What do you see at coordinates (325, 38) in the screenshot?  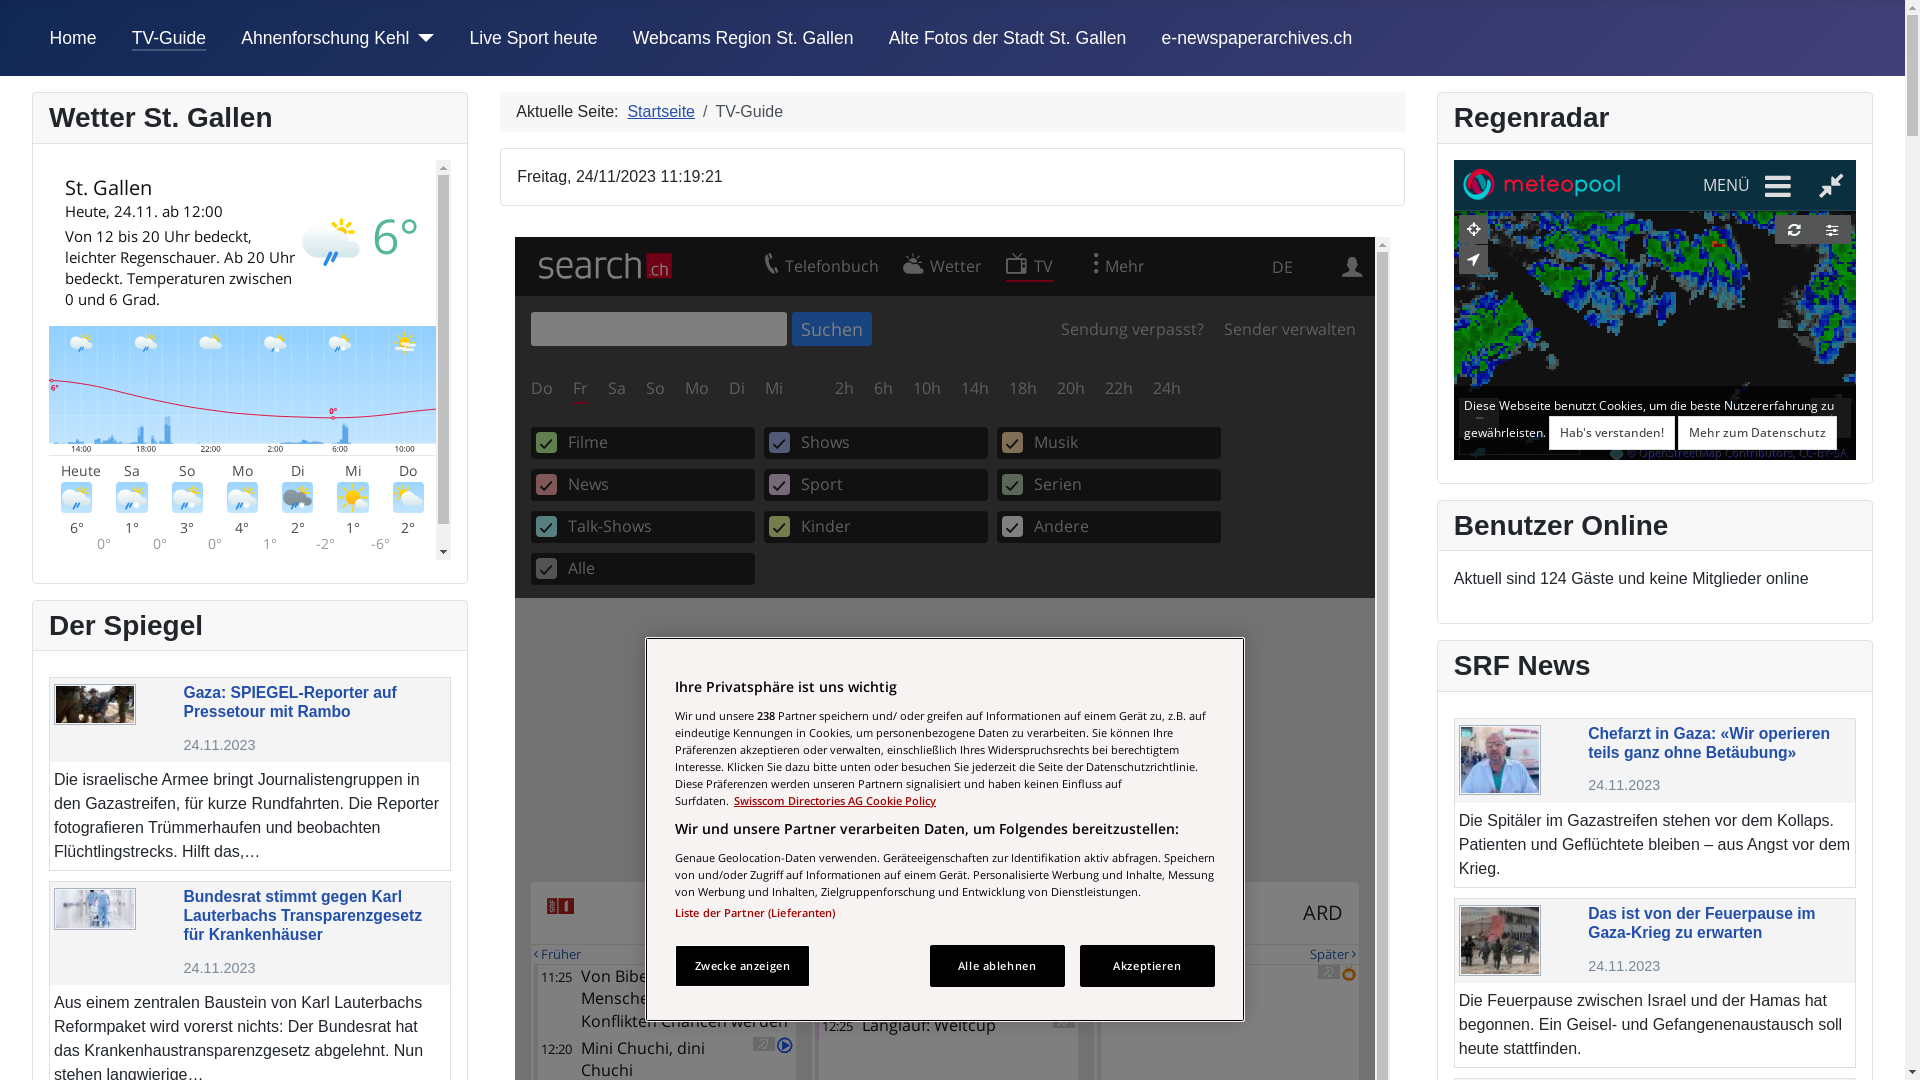 I see `'Ahnenforschung Kehl'` at bounding box center [325, 38].